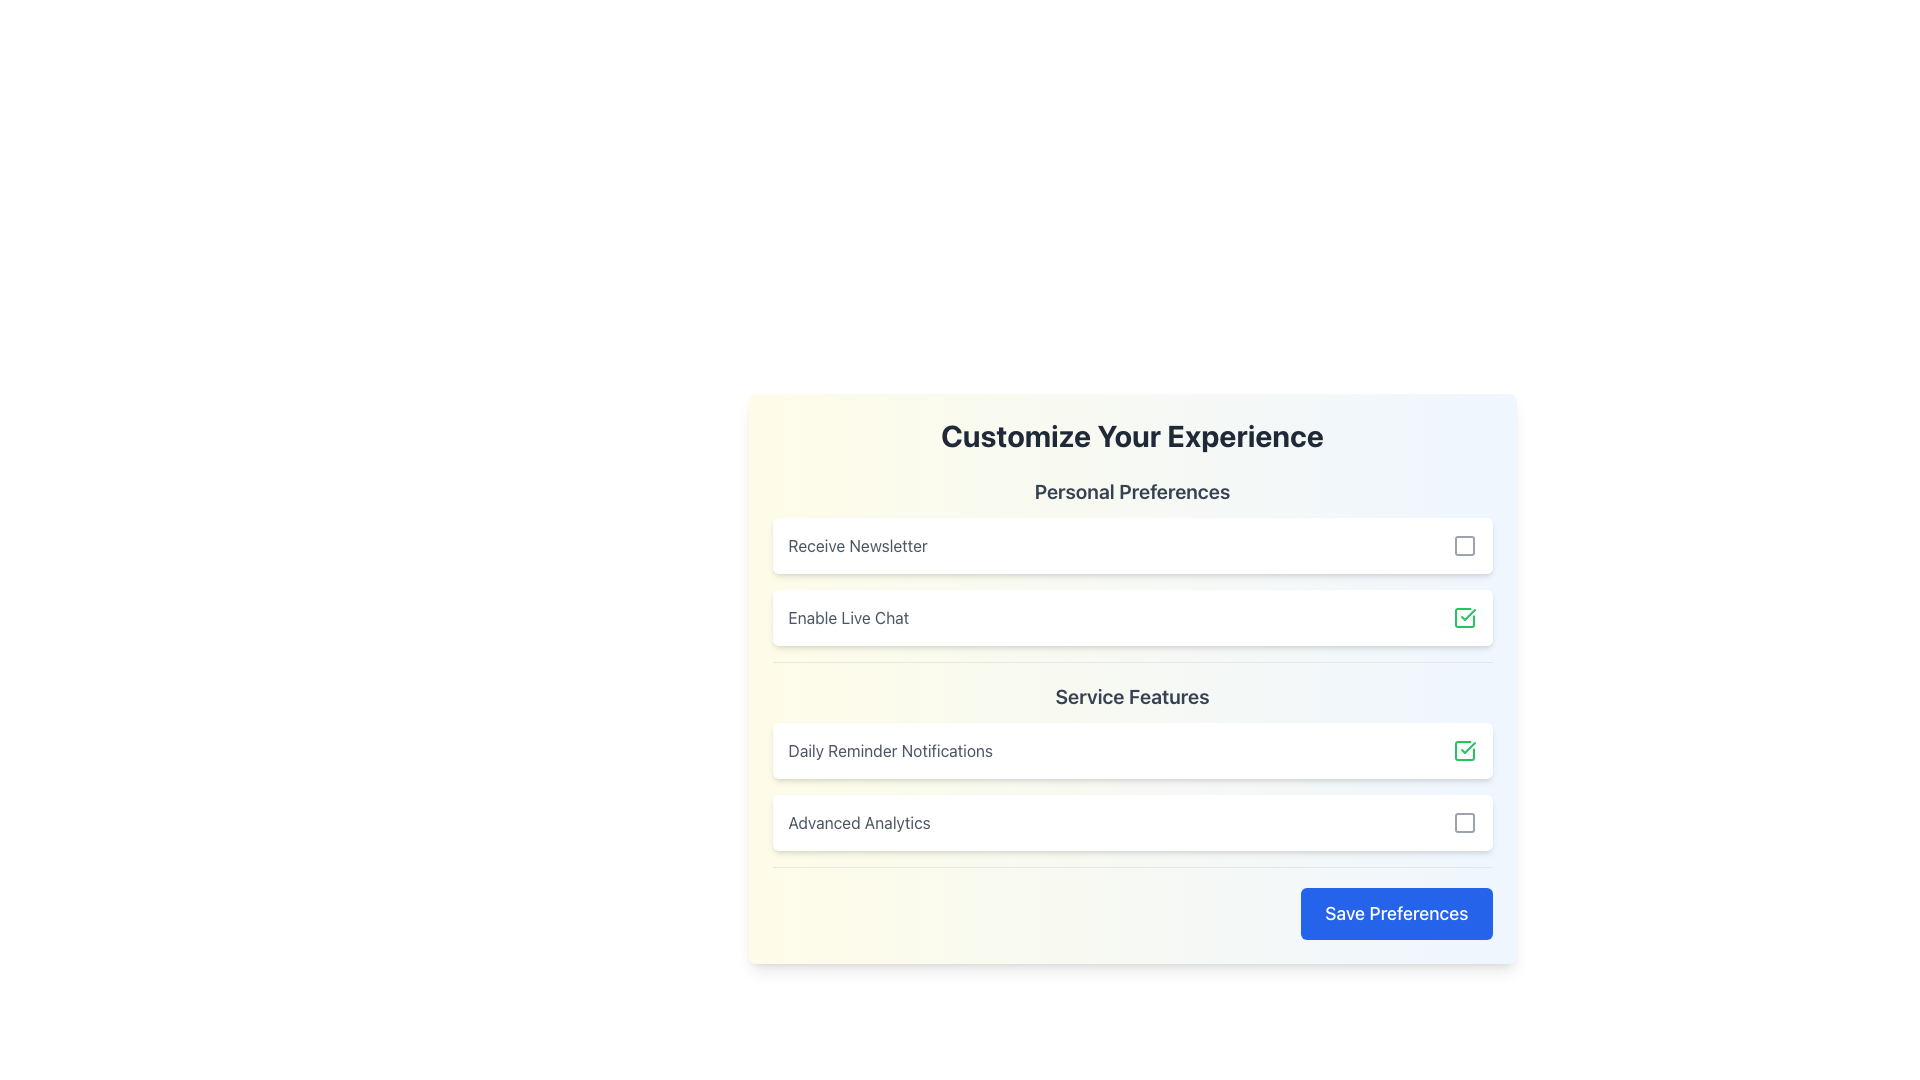 The width and height of the screenshot is (1920, 1080). I want to click on the checkbox for 'Daily Reminder Notifications', so click(1464, 751).